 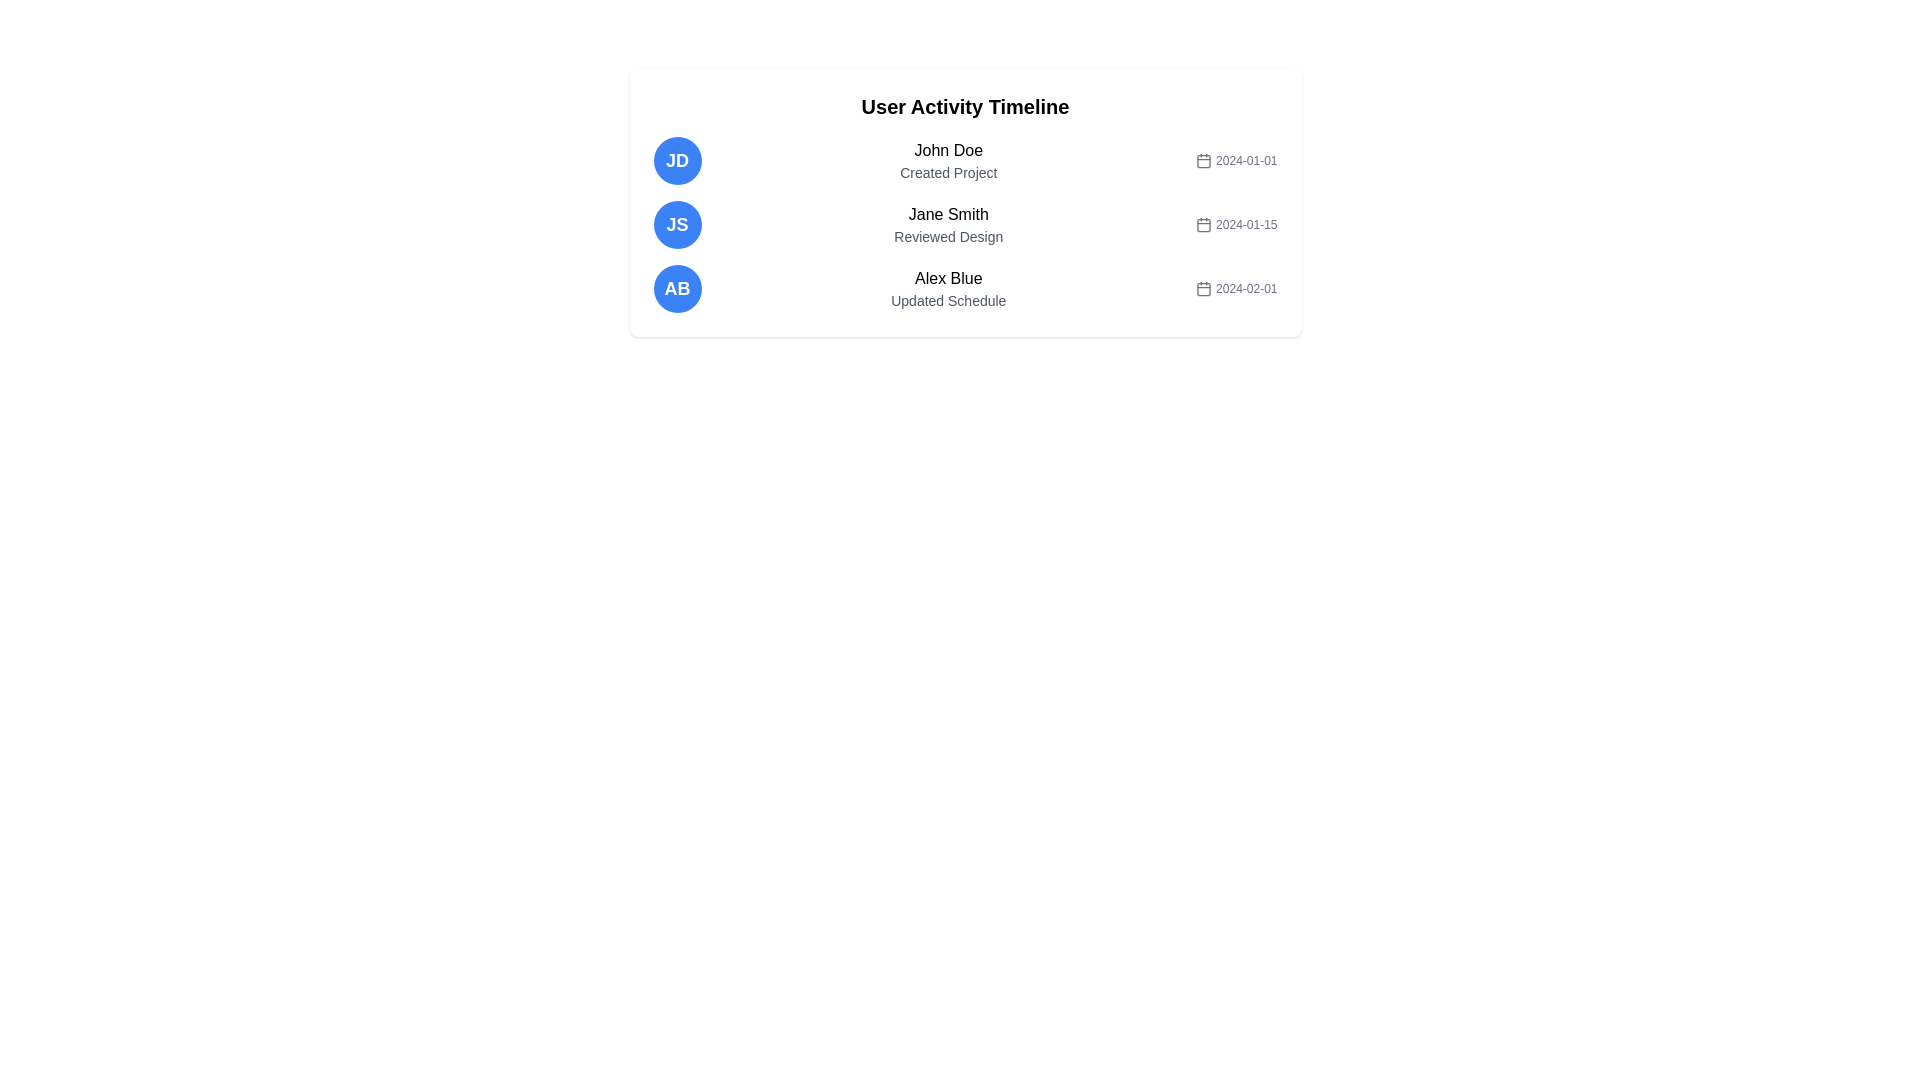 What do you see at coordinates (947, 172) in the screenshot?
I see `the text label that specifies the activity as 'Created Project', which is positioned below the sibling text 'John Doe'` at bounding box center [947, 172].